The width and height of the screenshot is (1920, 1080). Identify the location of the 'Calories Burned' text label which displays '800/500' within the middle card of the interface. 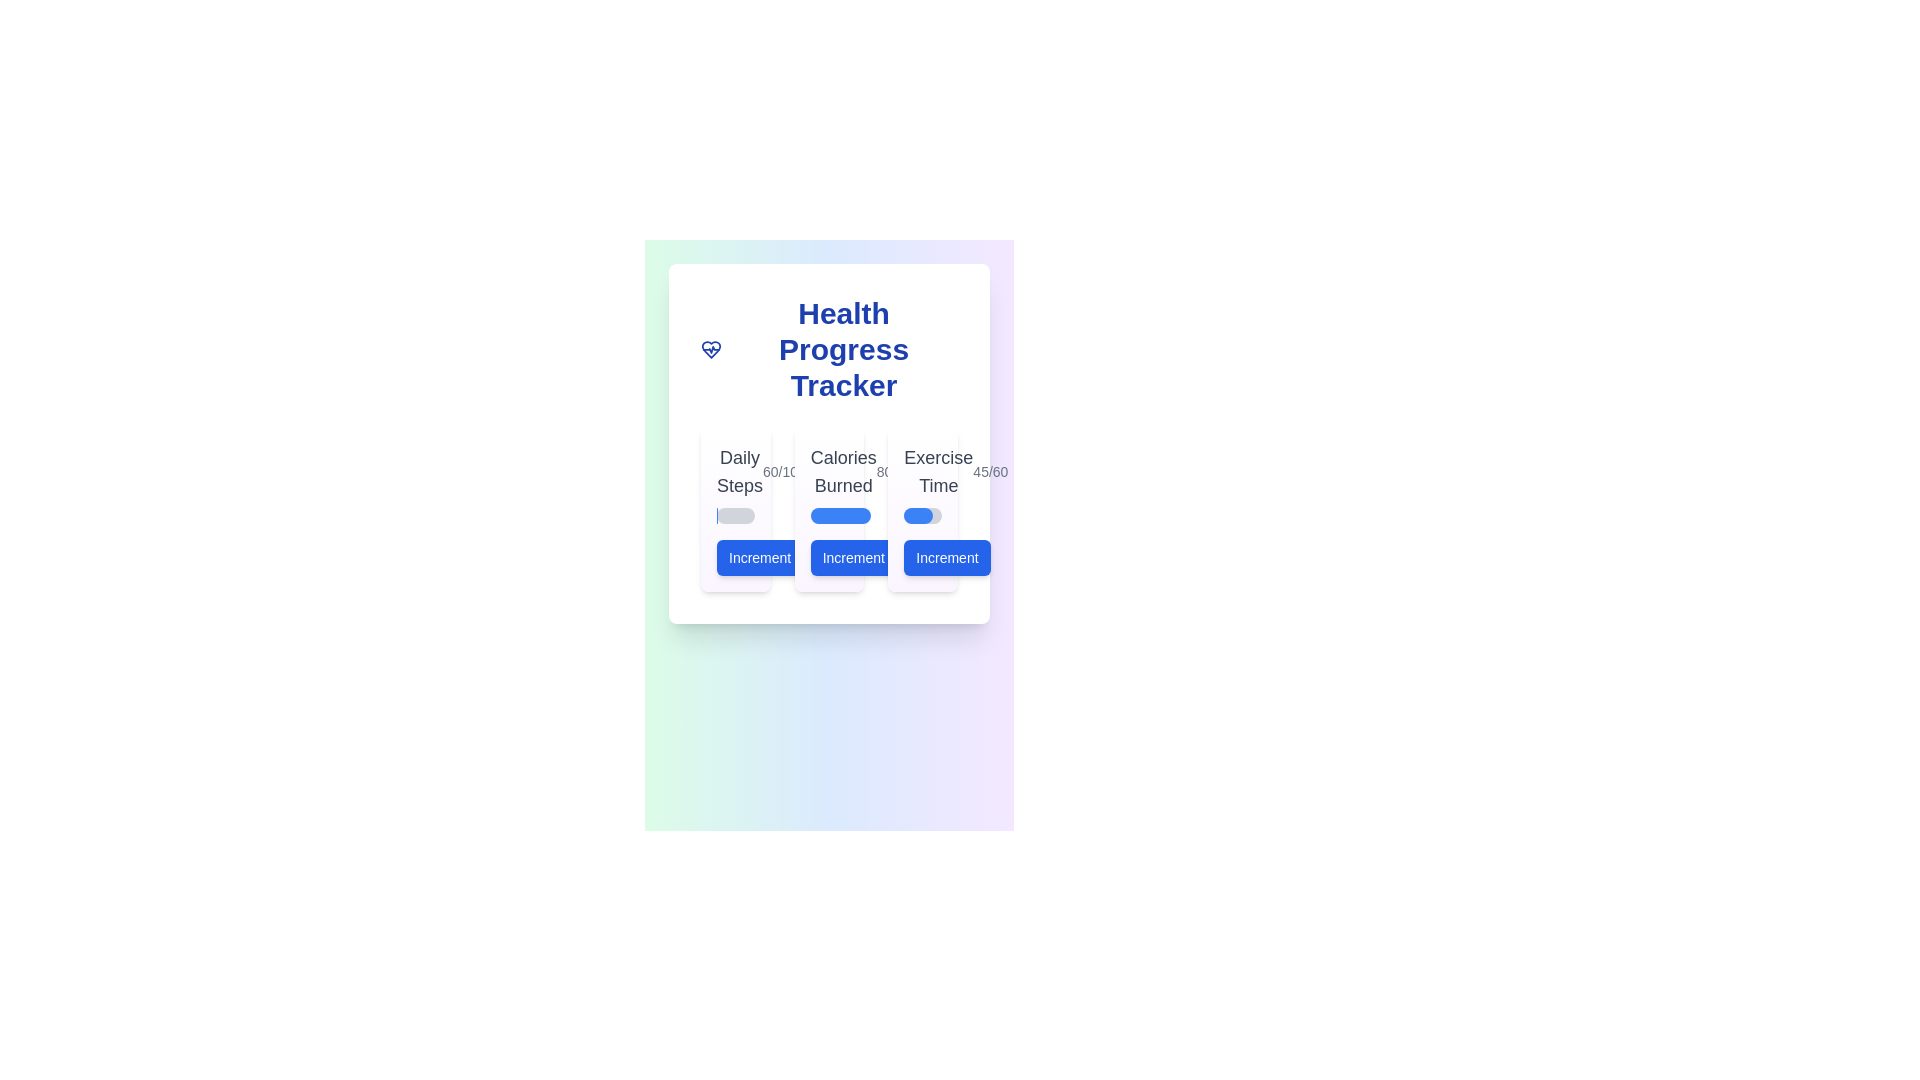
(829, 471).